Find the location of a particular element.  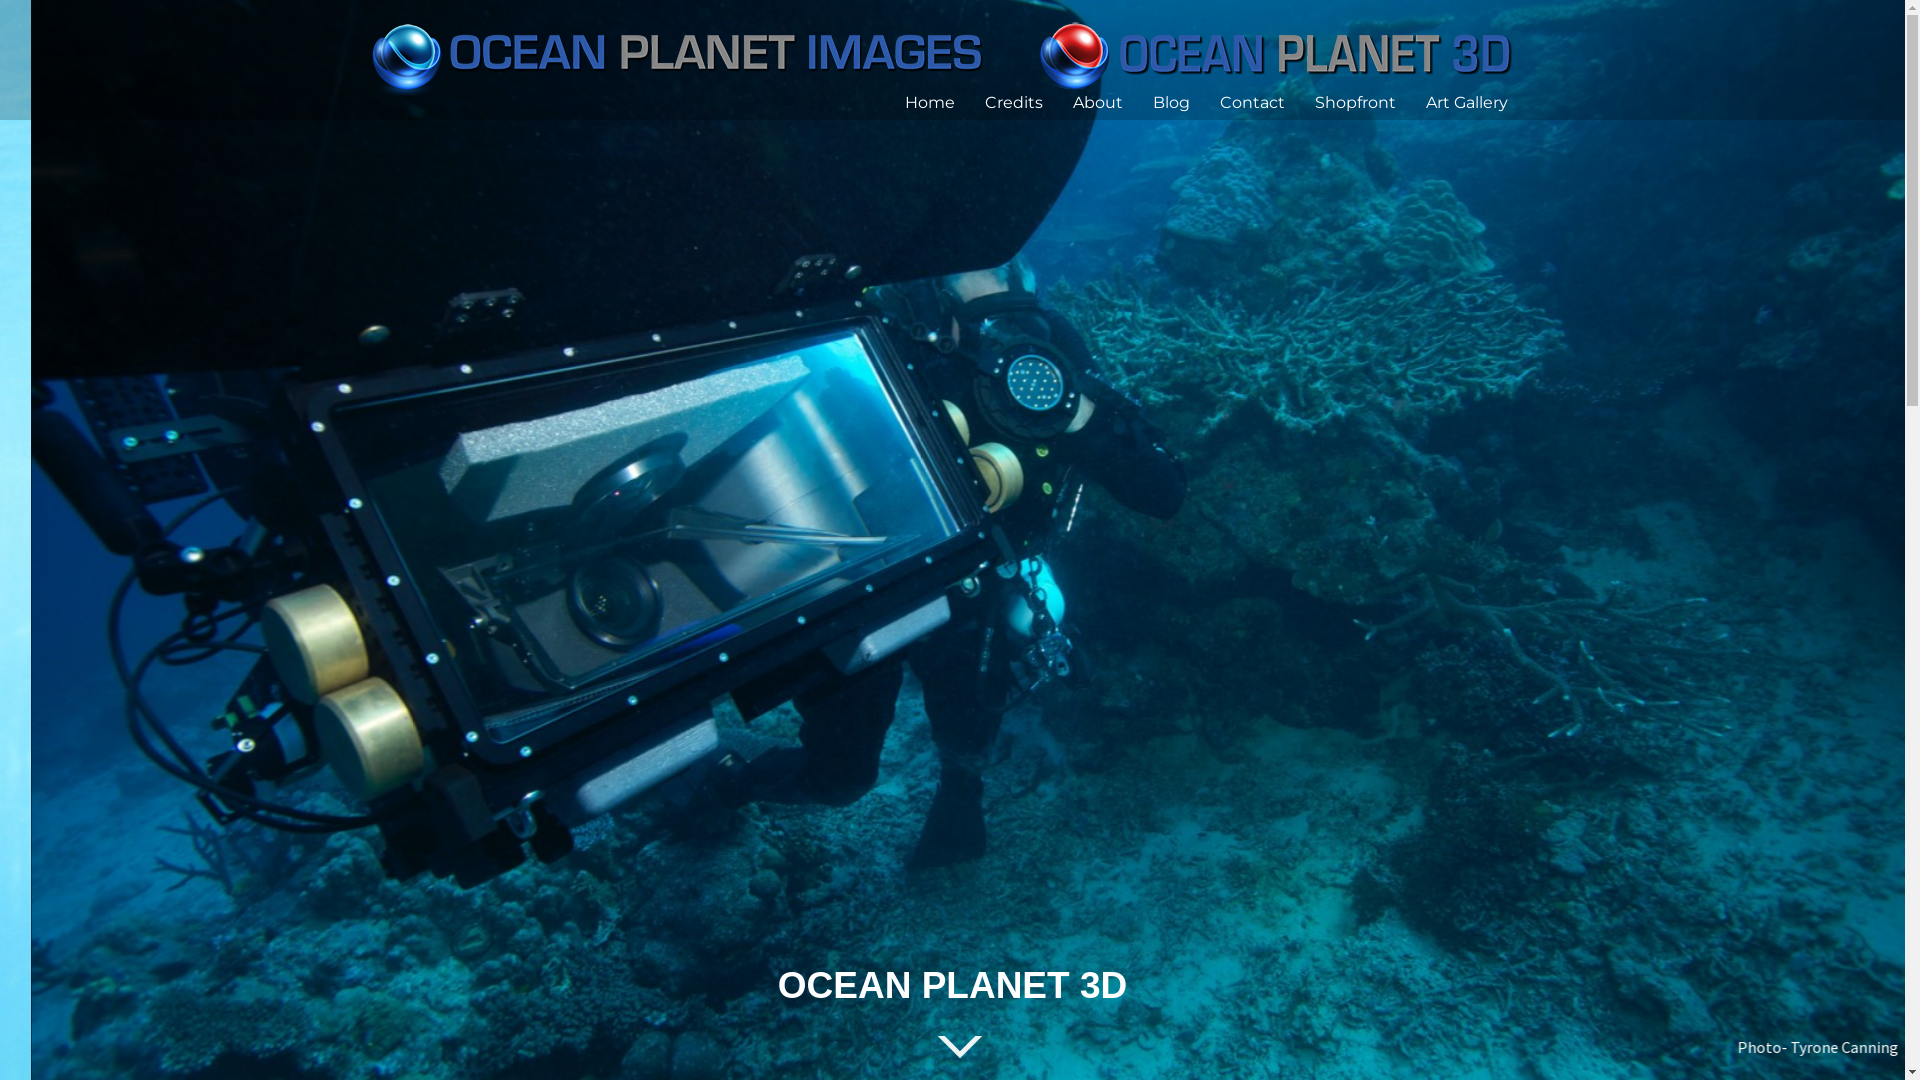

'Blog' is located at coordinates (1152, 101).